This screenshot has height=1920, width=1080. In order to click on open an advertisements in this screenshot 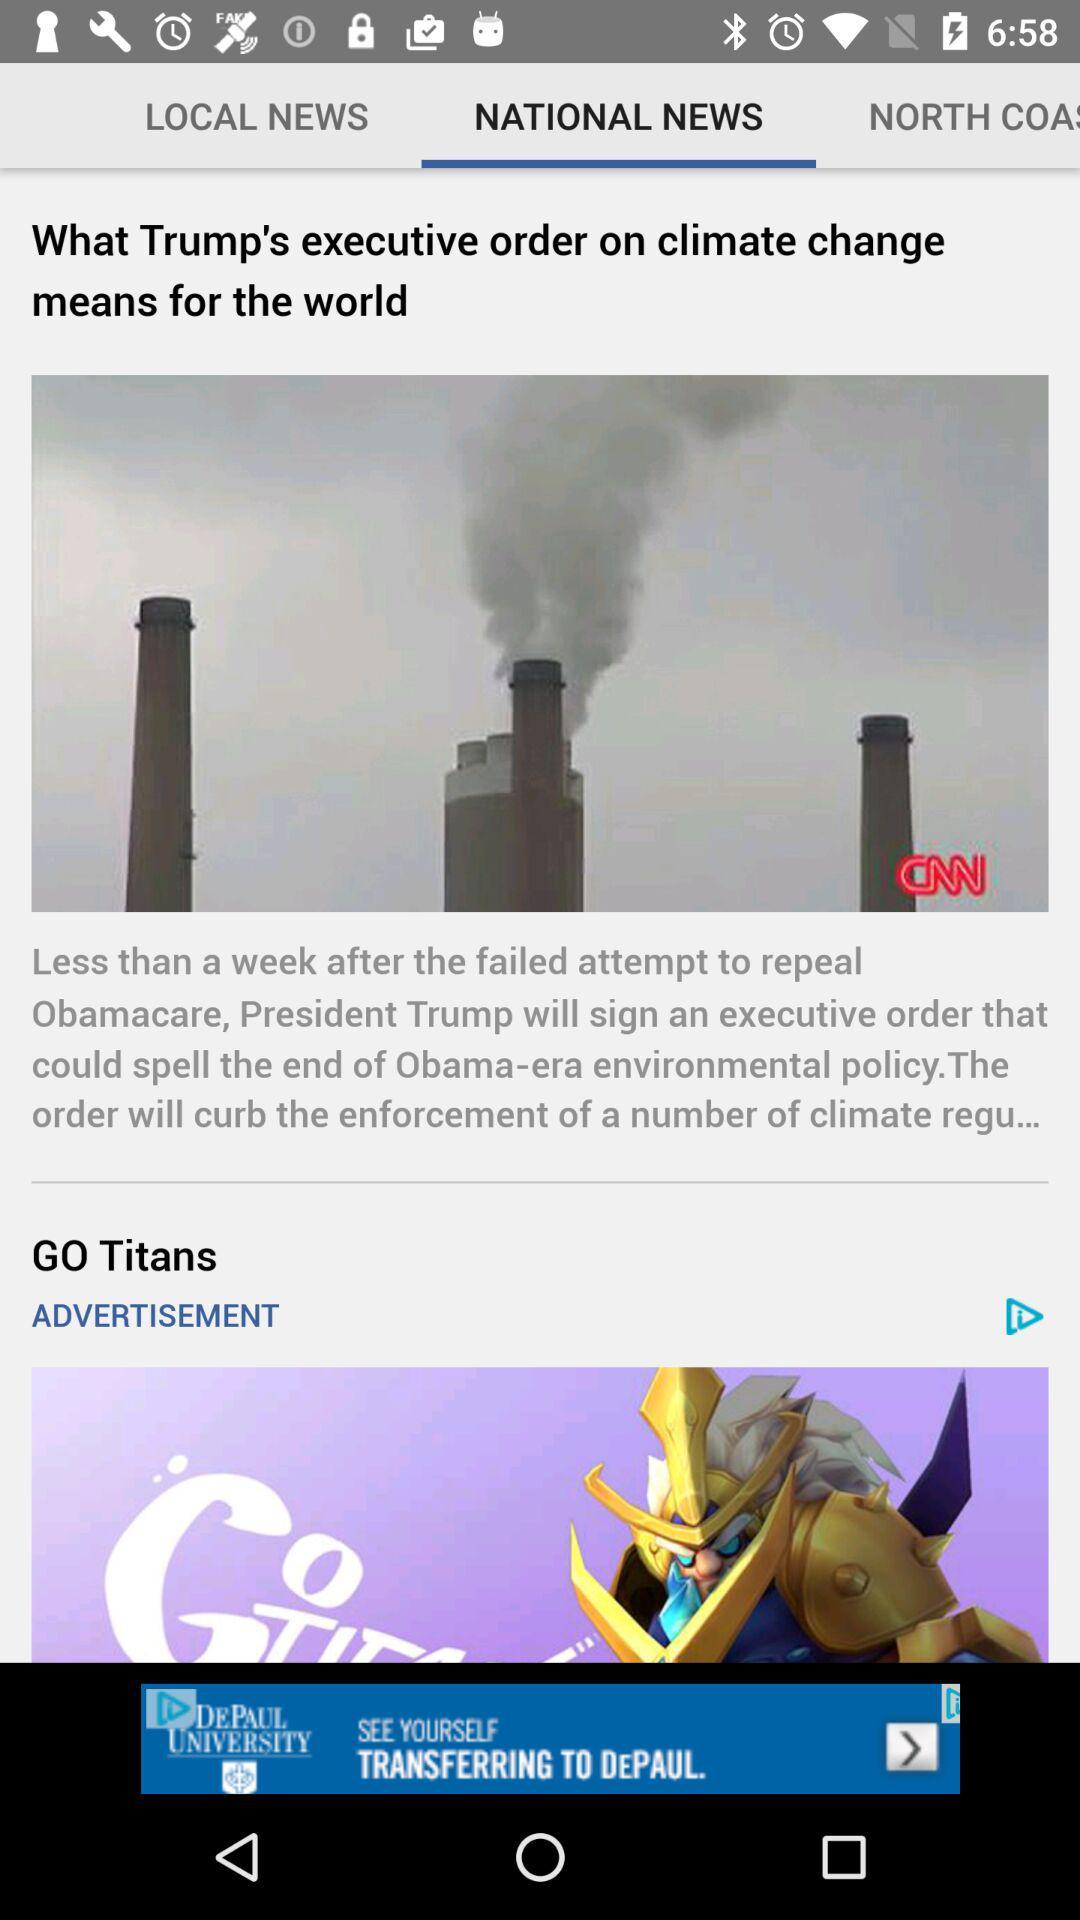, I will do `click(540, 1515)`.